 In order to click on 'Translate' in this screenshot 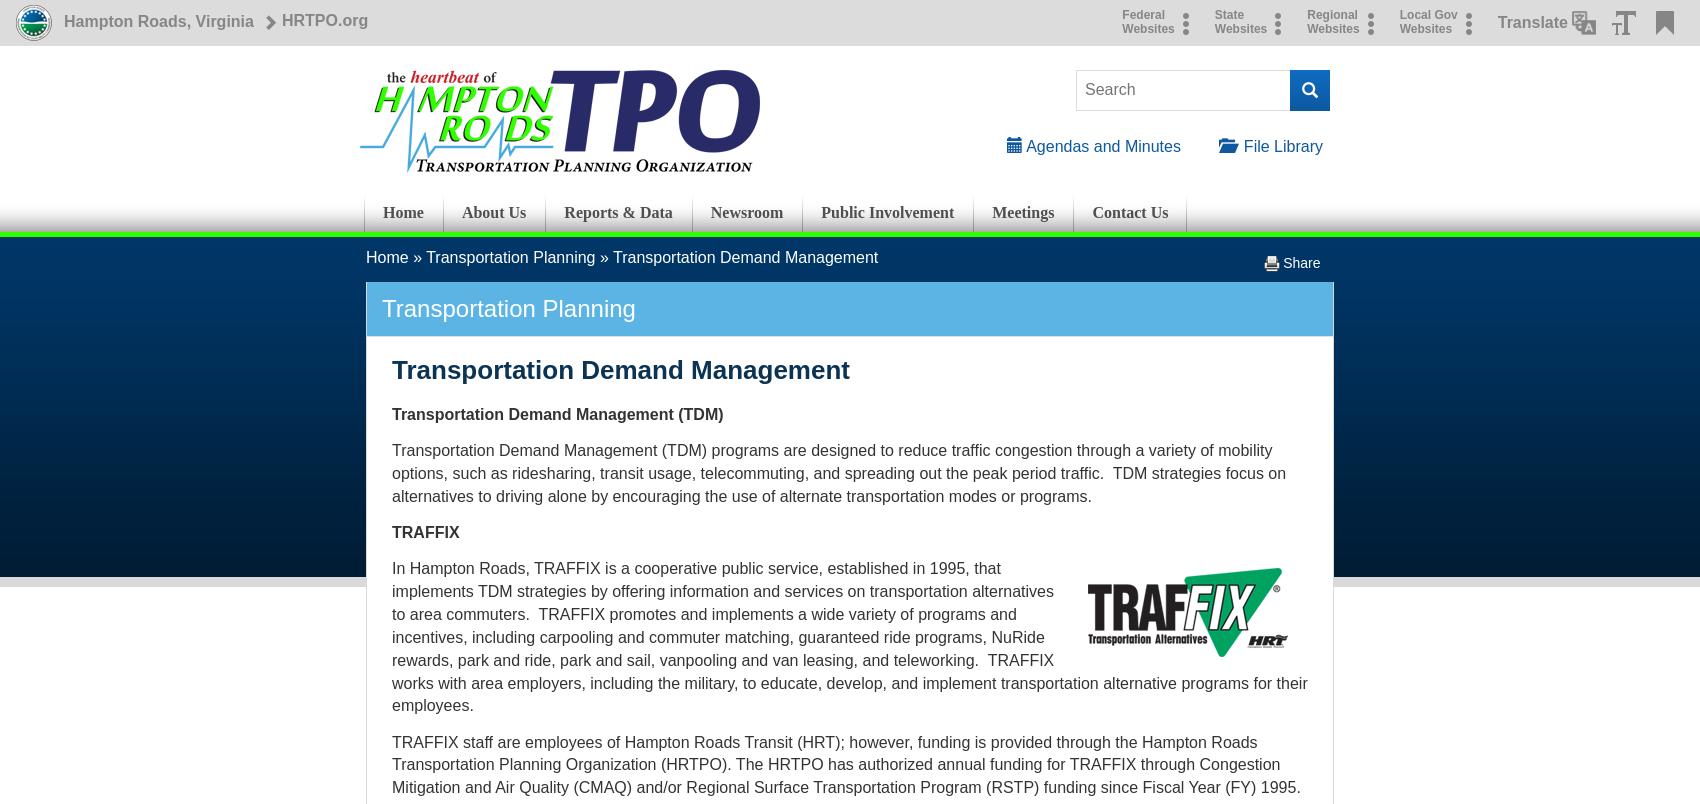, I will do `click(1532, 21)`.